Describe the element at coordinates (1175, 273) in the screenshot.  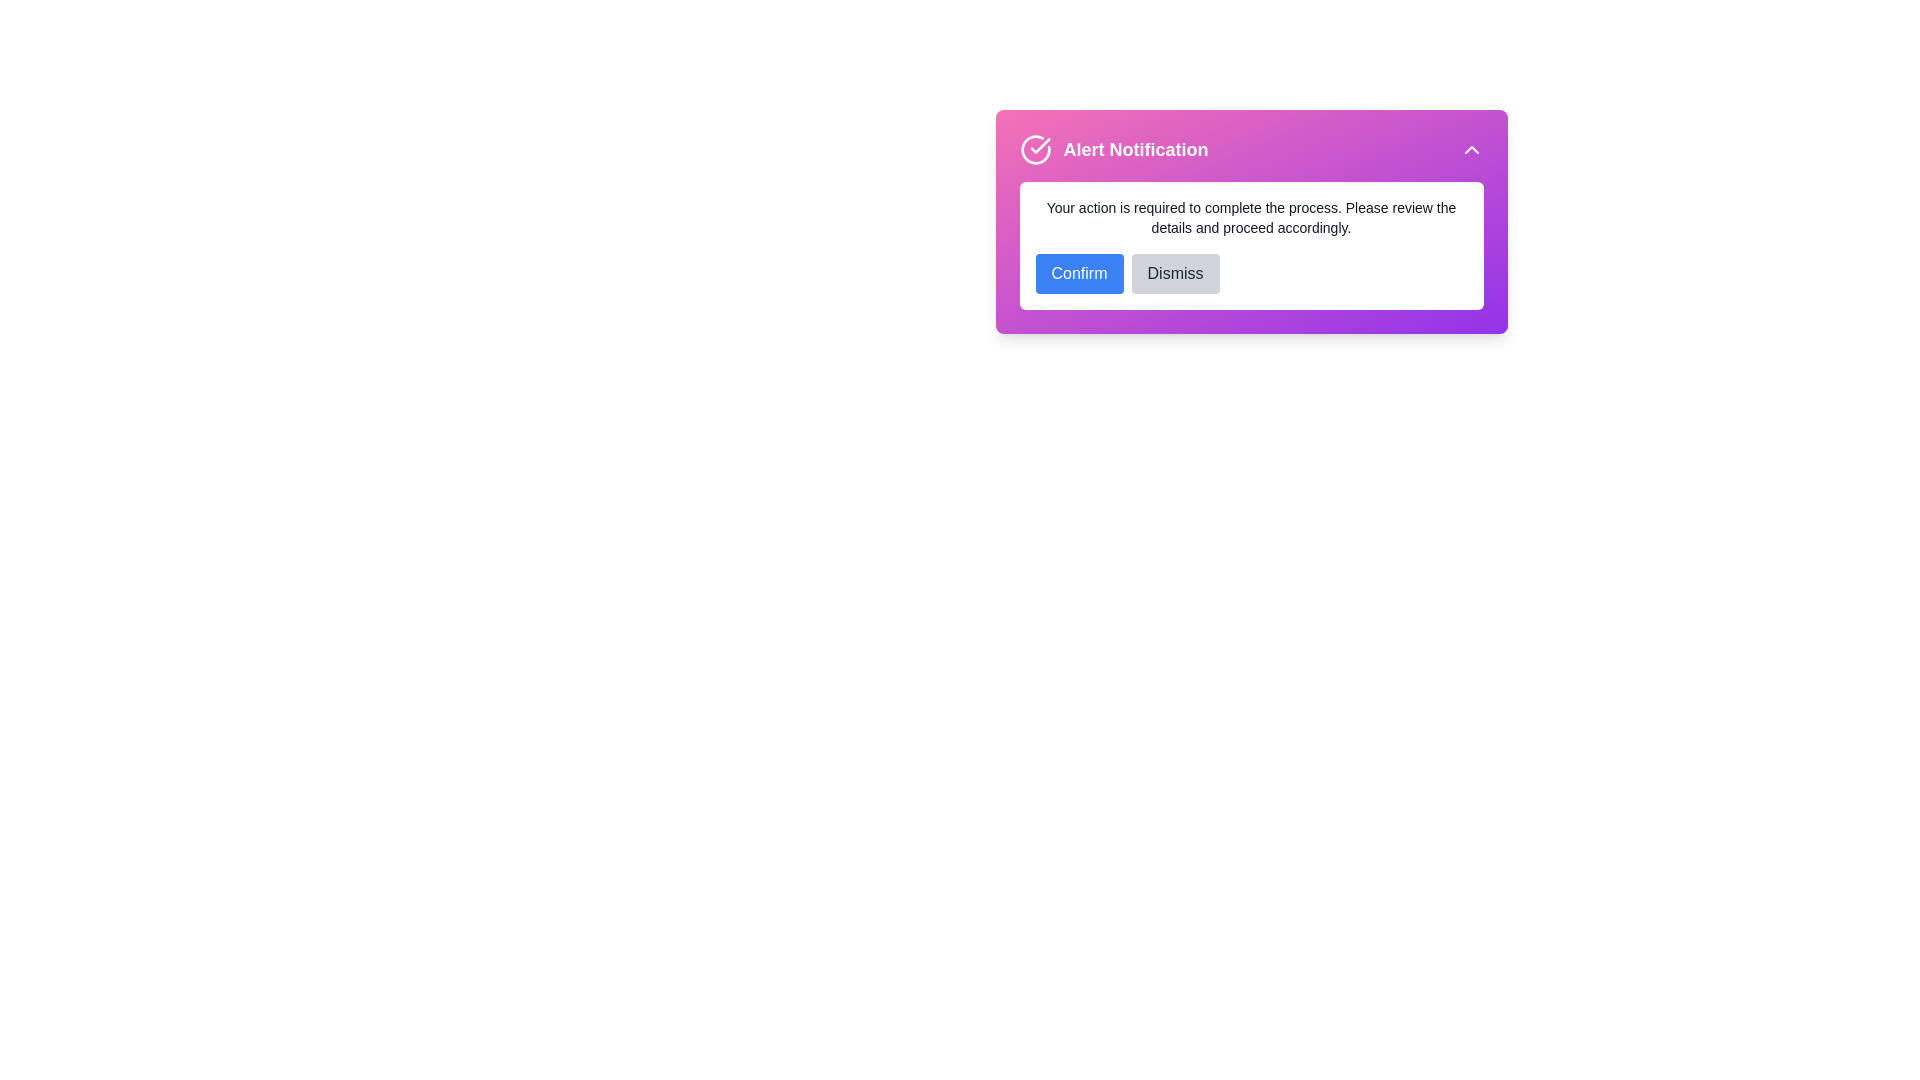
I see `the dismiss button to close the alert notification` at that location.